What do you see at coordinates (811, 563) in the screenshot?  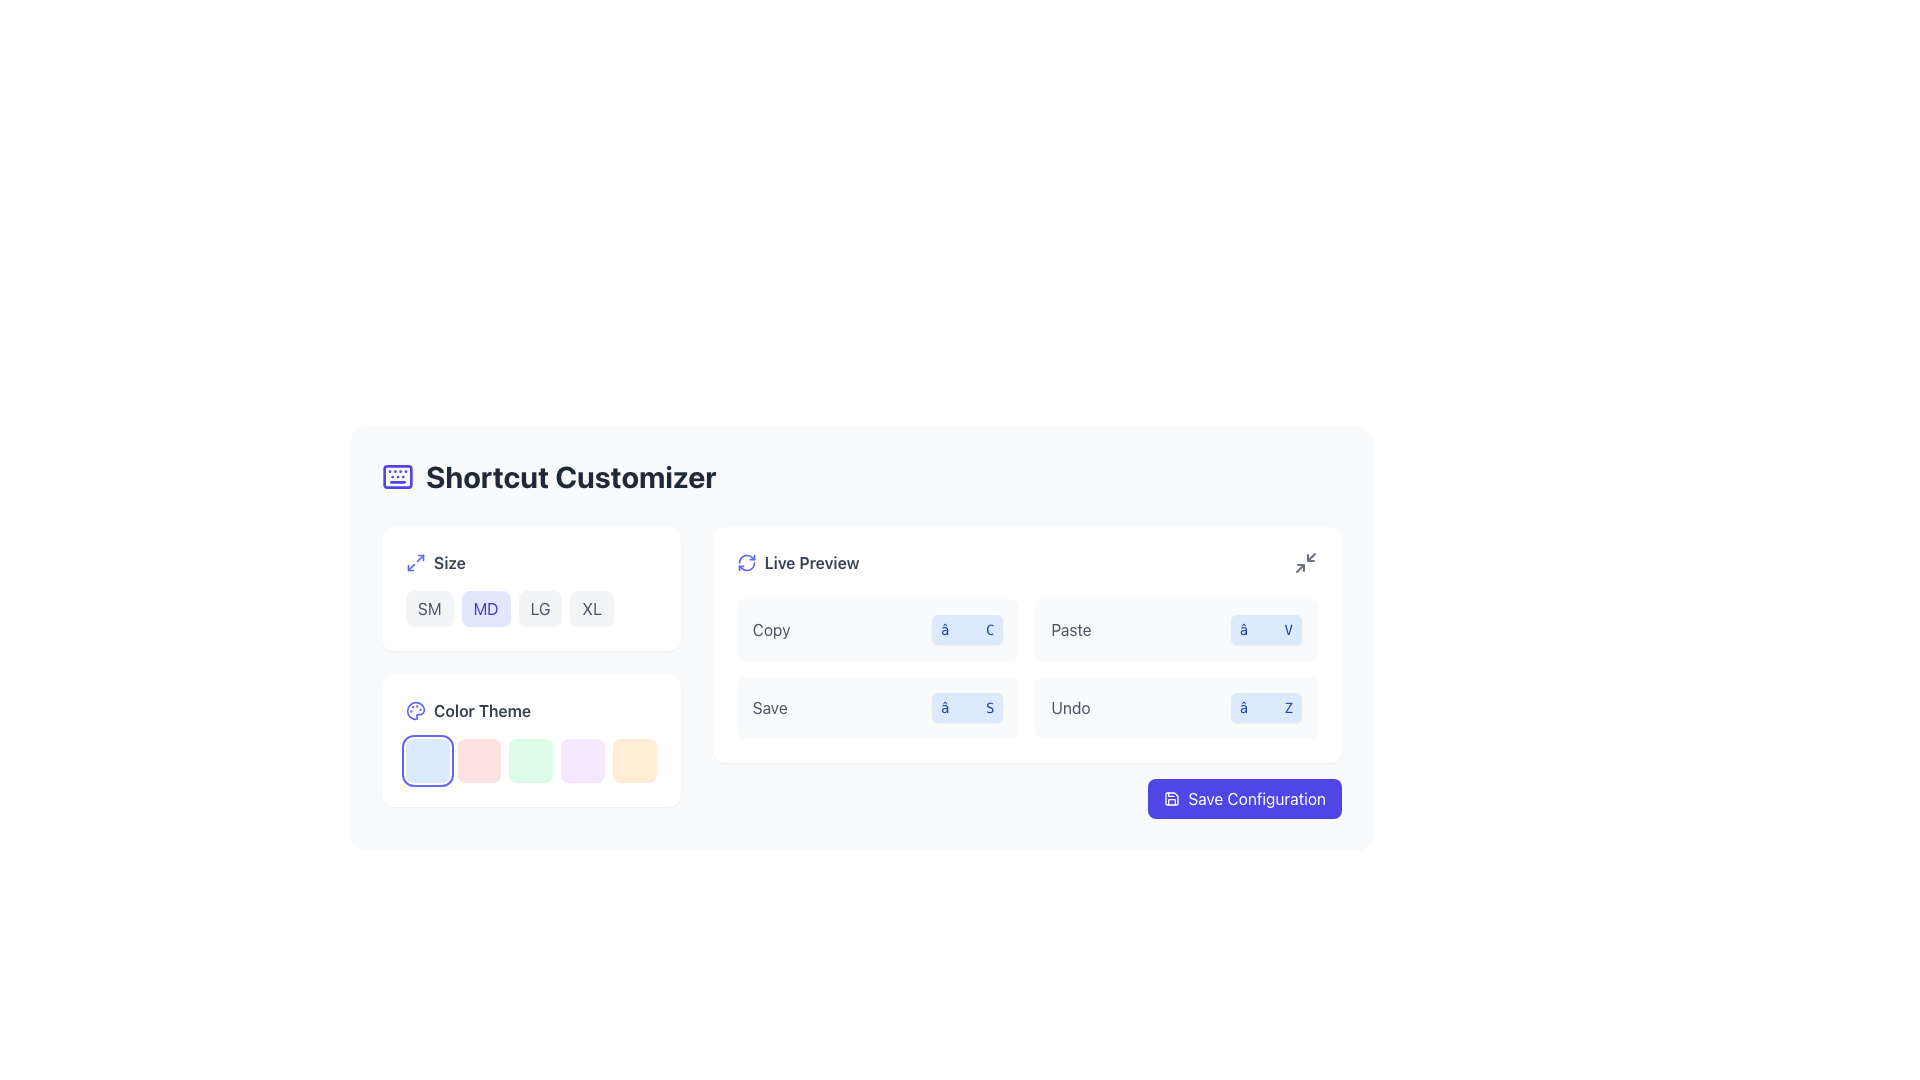 I see `the 'Live Preview' text label, which is displayed in a bold font style and dark gray color, positioned alongside an icon on its left in the top section of the layout` at bounding box center [811, 563].